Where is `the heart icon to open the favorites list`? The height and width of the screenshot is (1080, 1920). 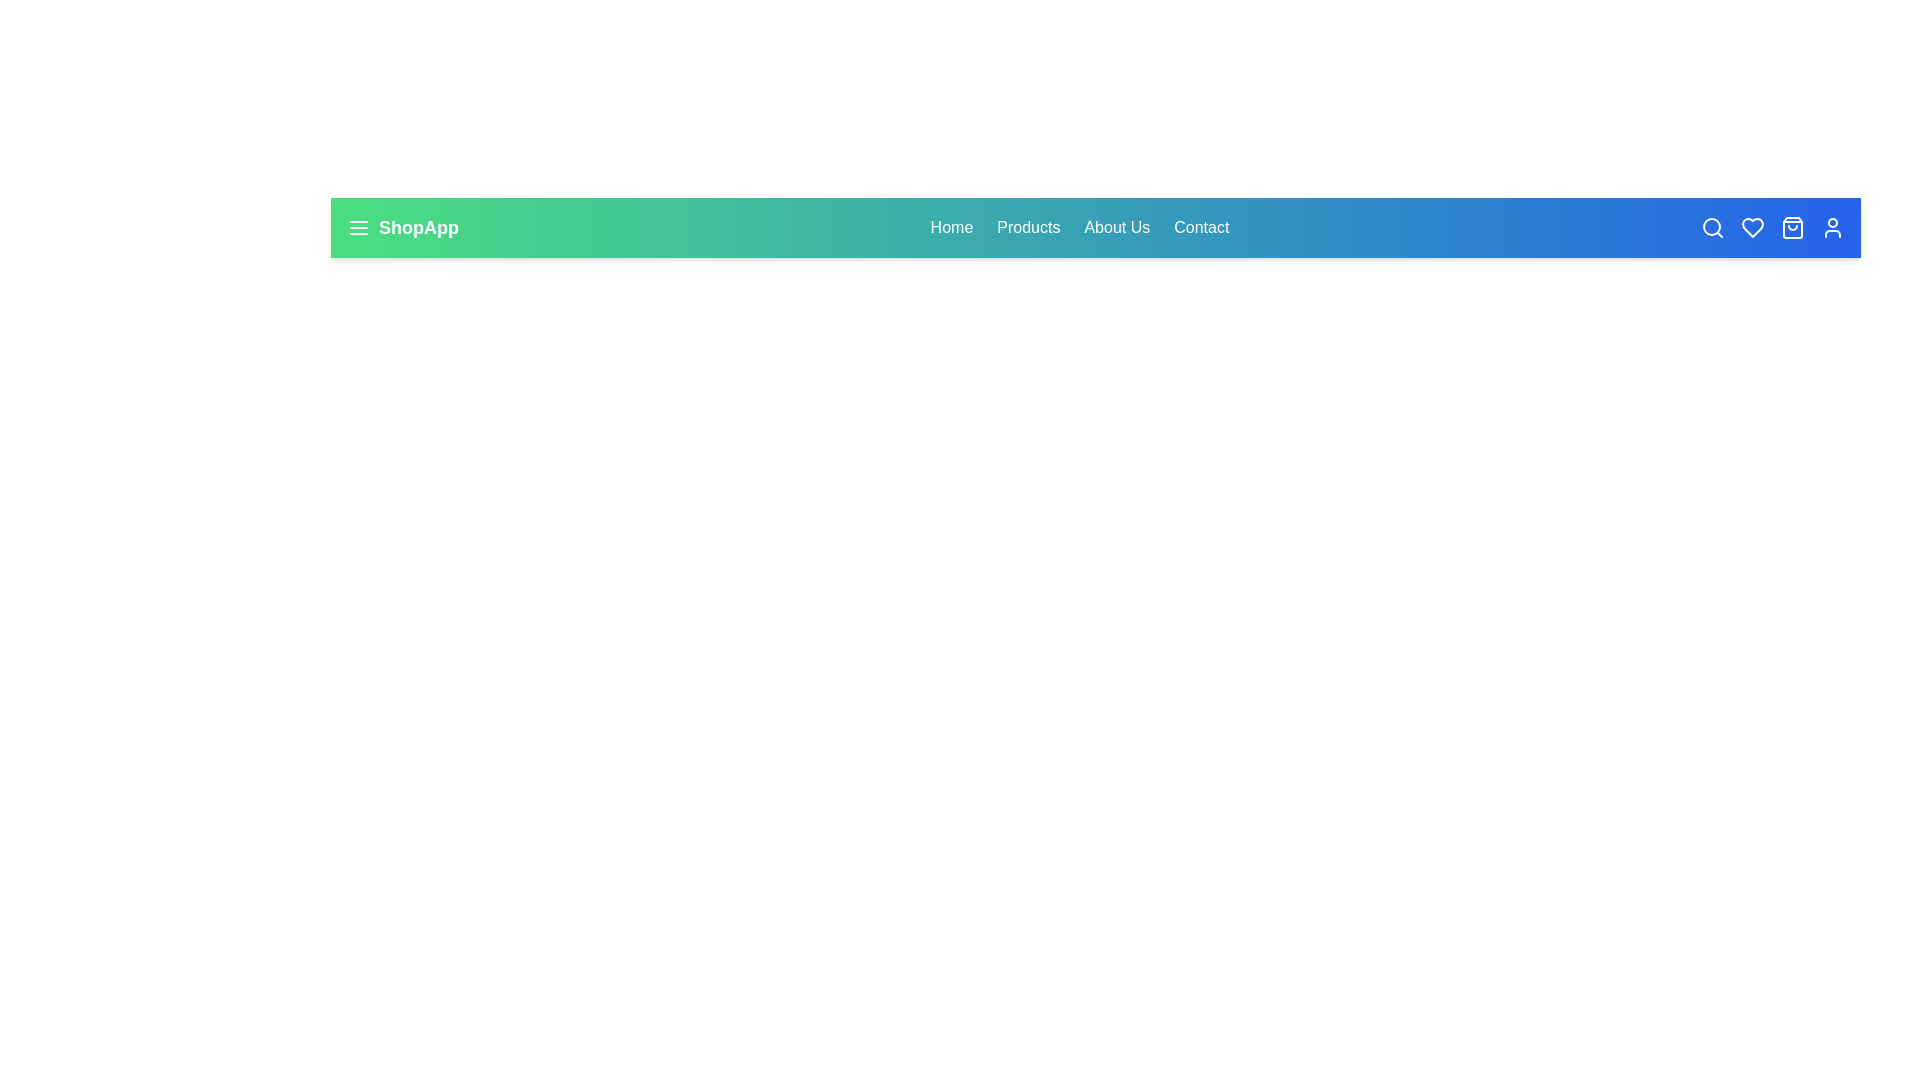
the heart icon to open the favorites list is located at coordinates (1751, 226).